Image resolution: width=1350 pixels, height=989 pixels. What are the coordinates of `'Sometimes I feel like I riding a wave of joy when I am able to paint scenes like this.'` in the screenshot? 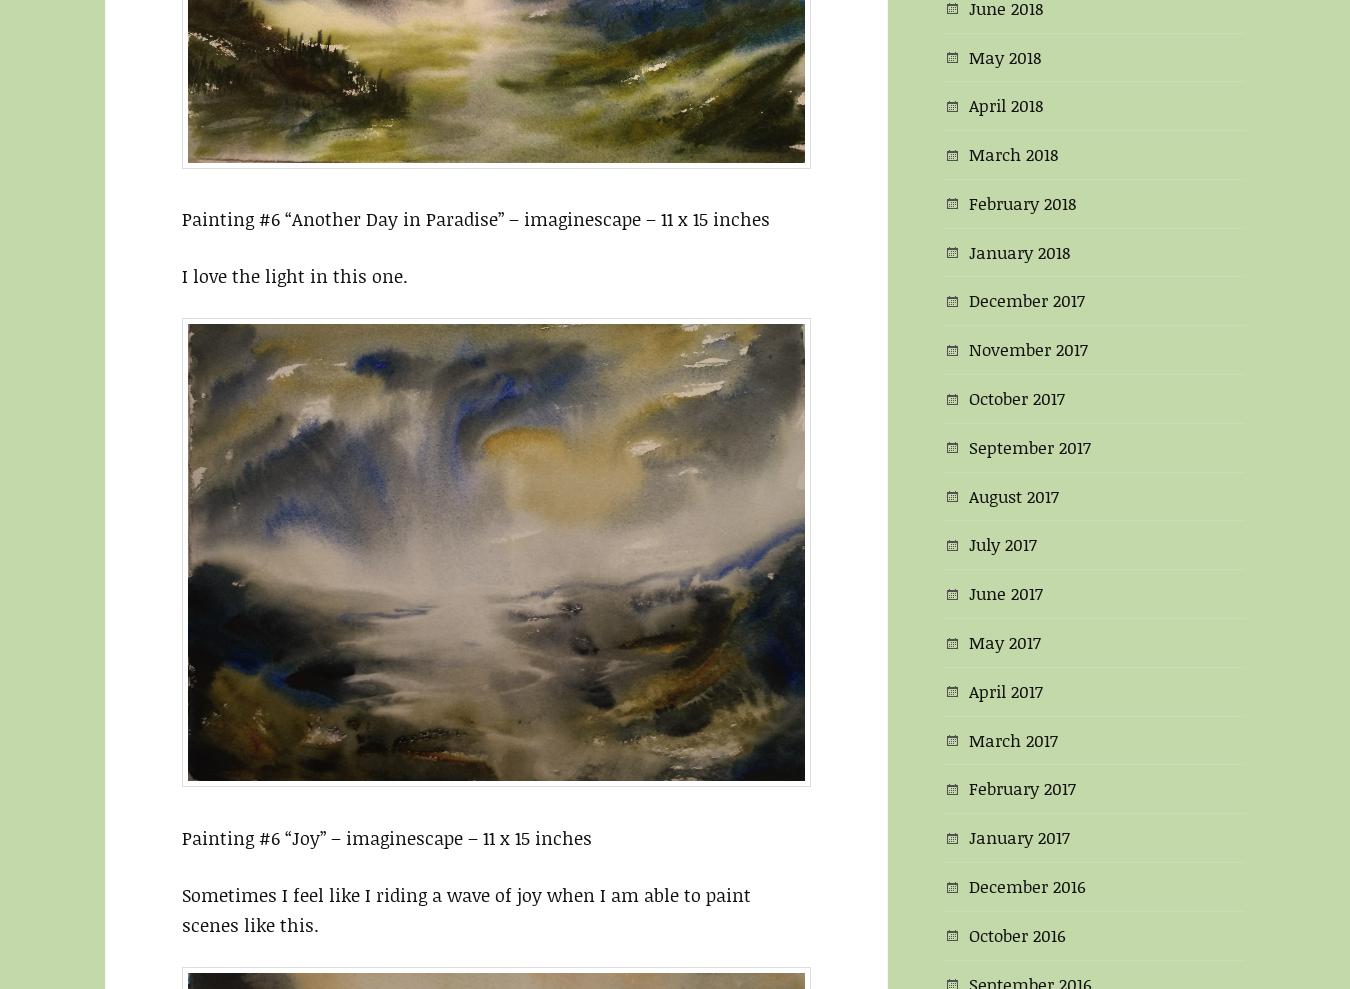 It's located at (465, 908).